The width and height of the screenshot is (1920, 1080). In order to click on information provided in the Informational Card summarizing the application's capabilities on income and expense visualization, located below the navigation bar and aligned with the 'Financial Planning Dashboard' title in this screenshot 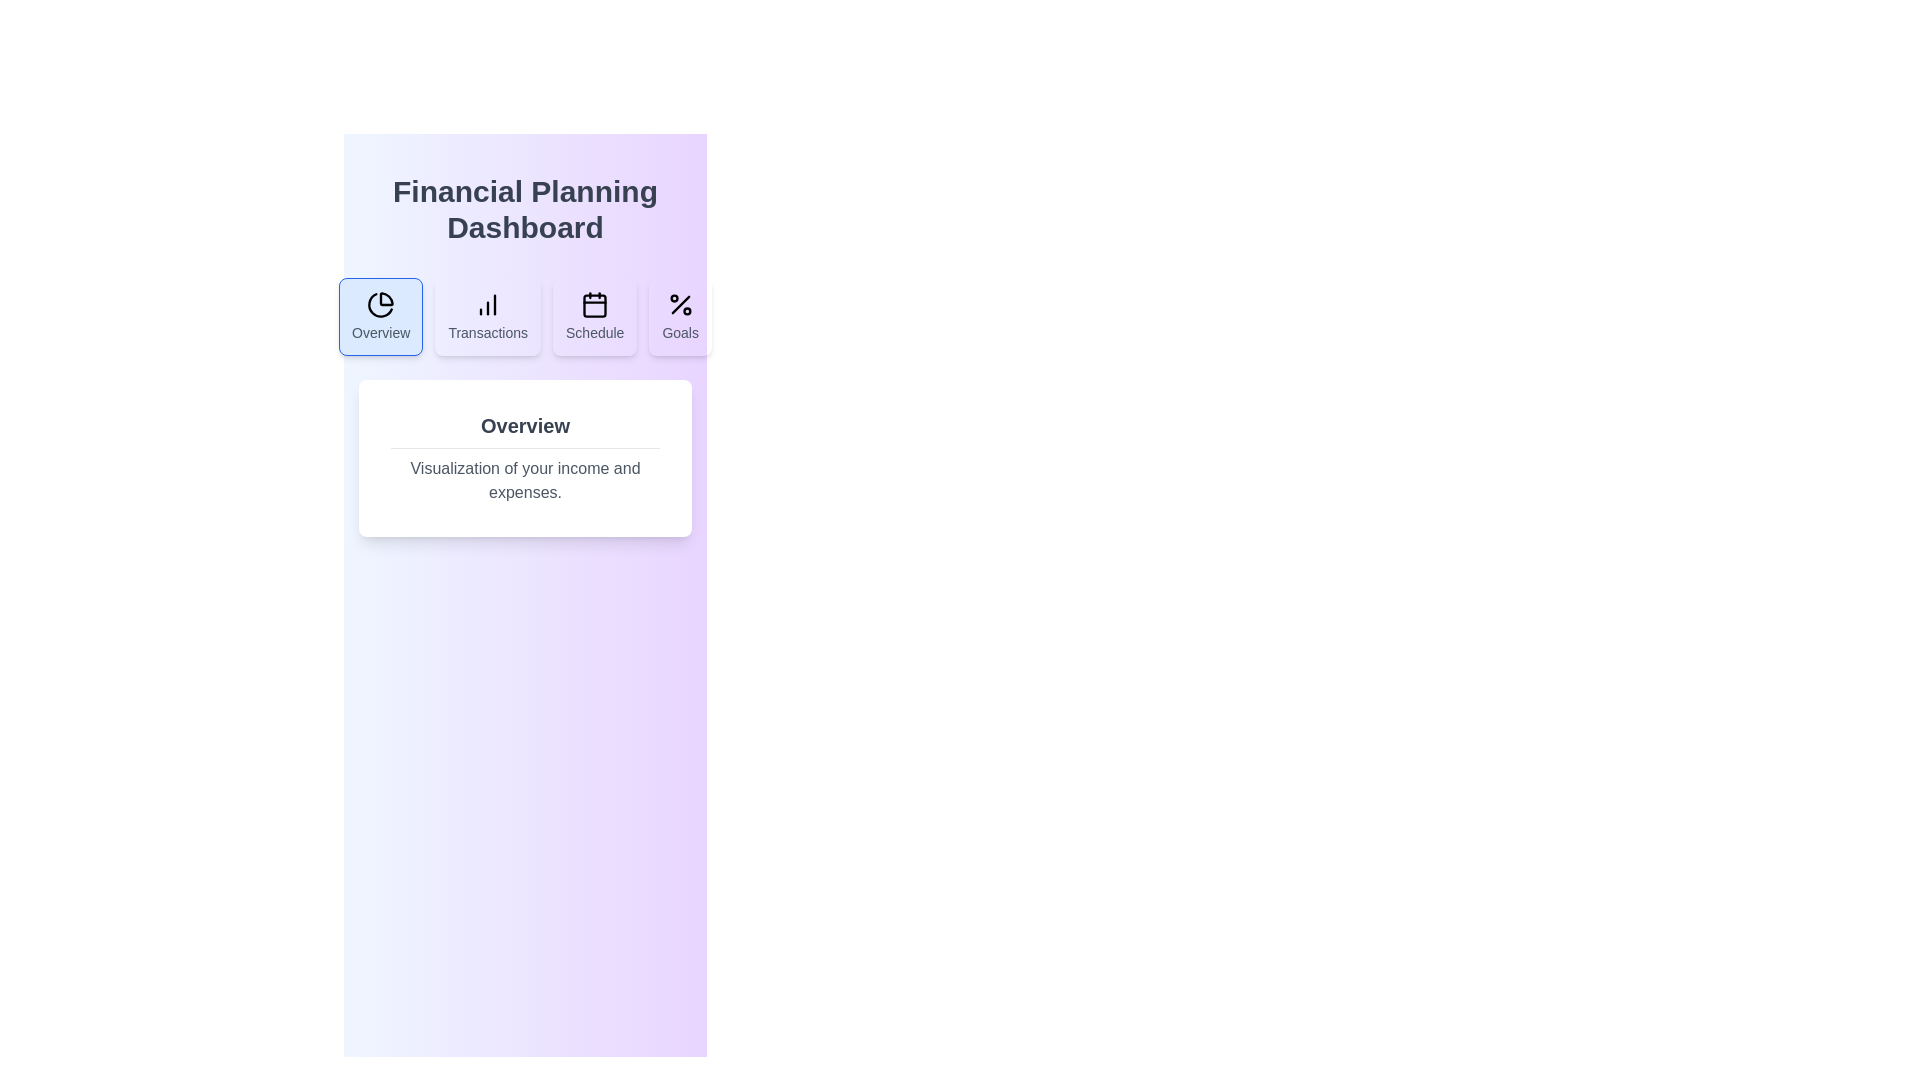, I will do `click(525, 458)`.